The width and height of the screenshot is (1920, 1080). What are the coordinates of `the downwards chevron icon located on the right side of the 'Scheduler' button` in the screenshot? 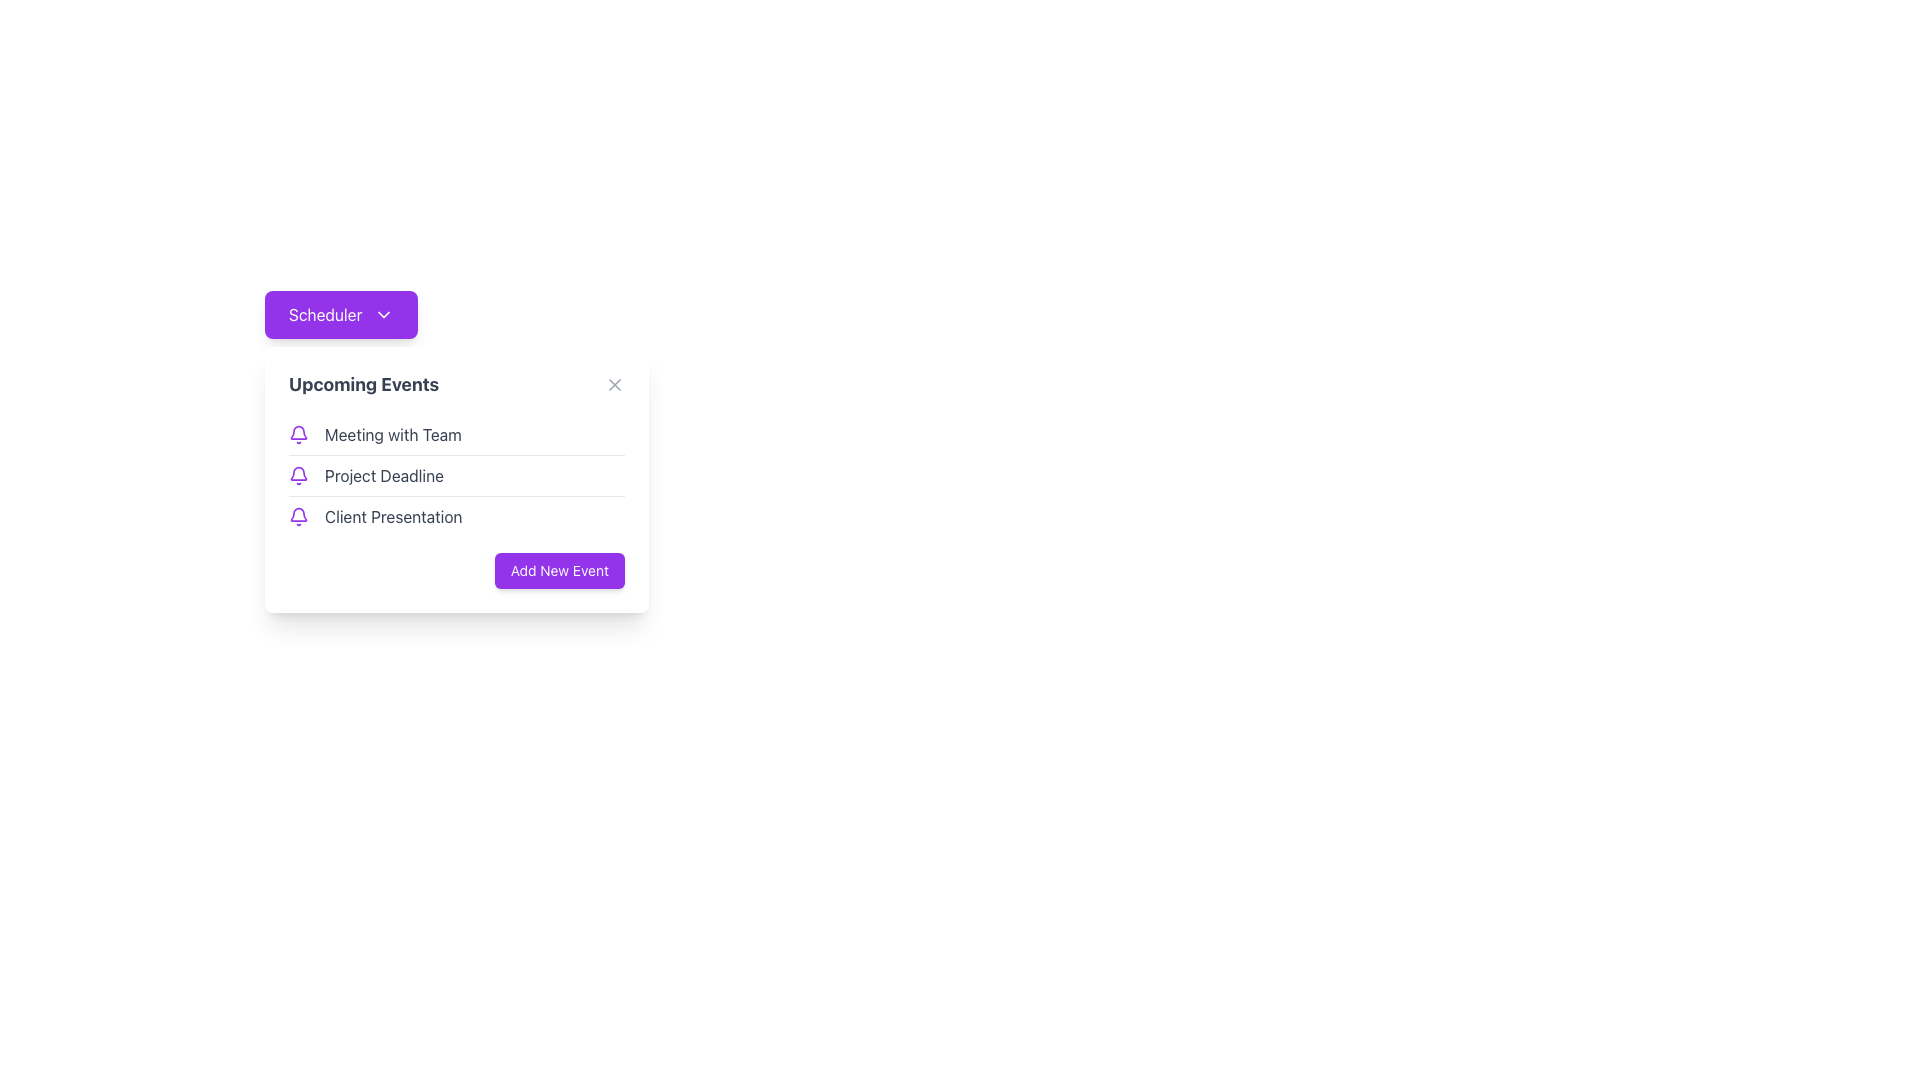 It's located at (384, 315).